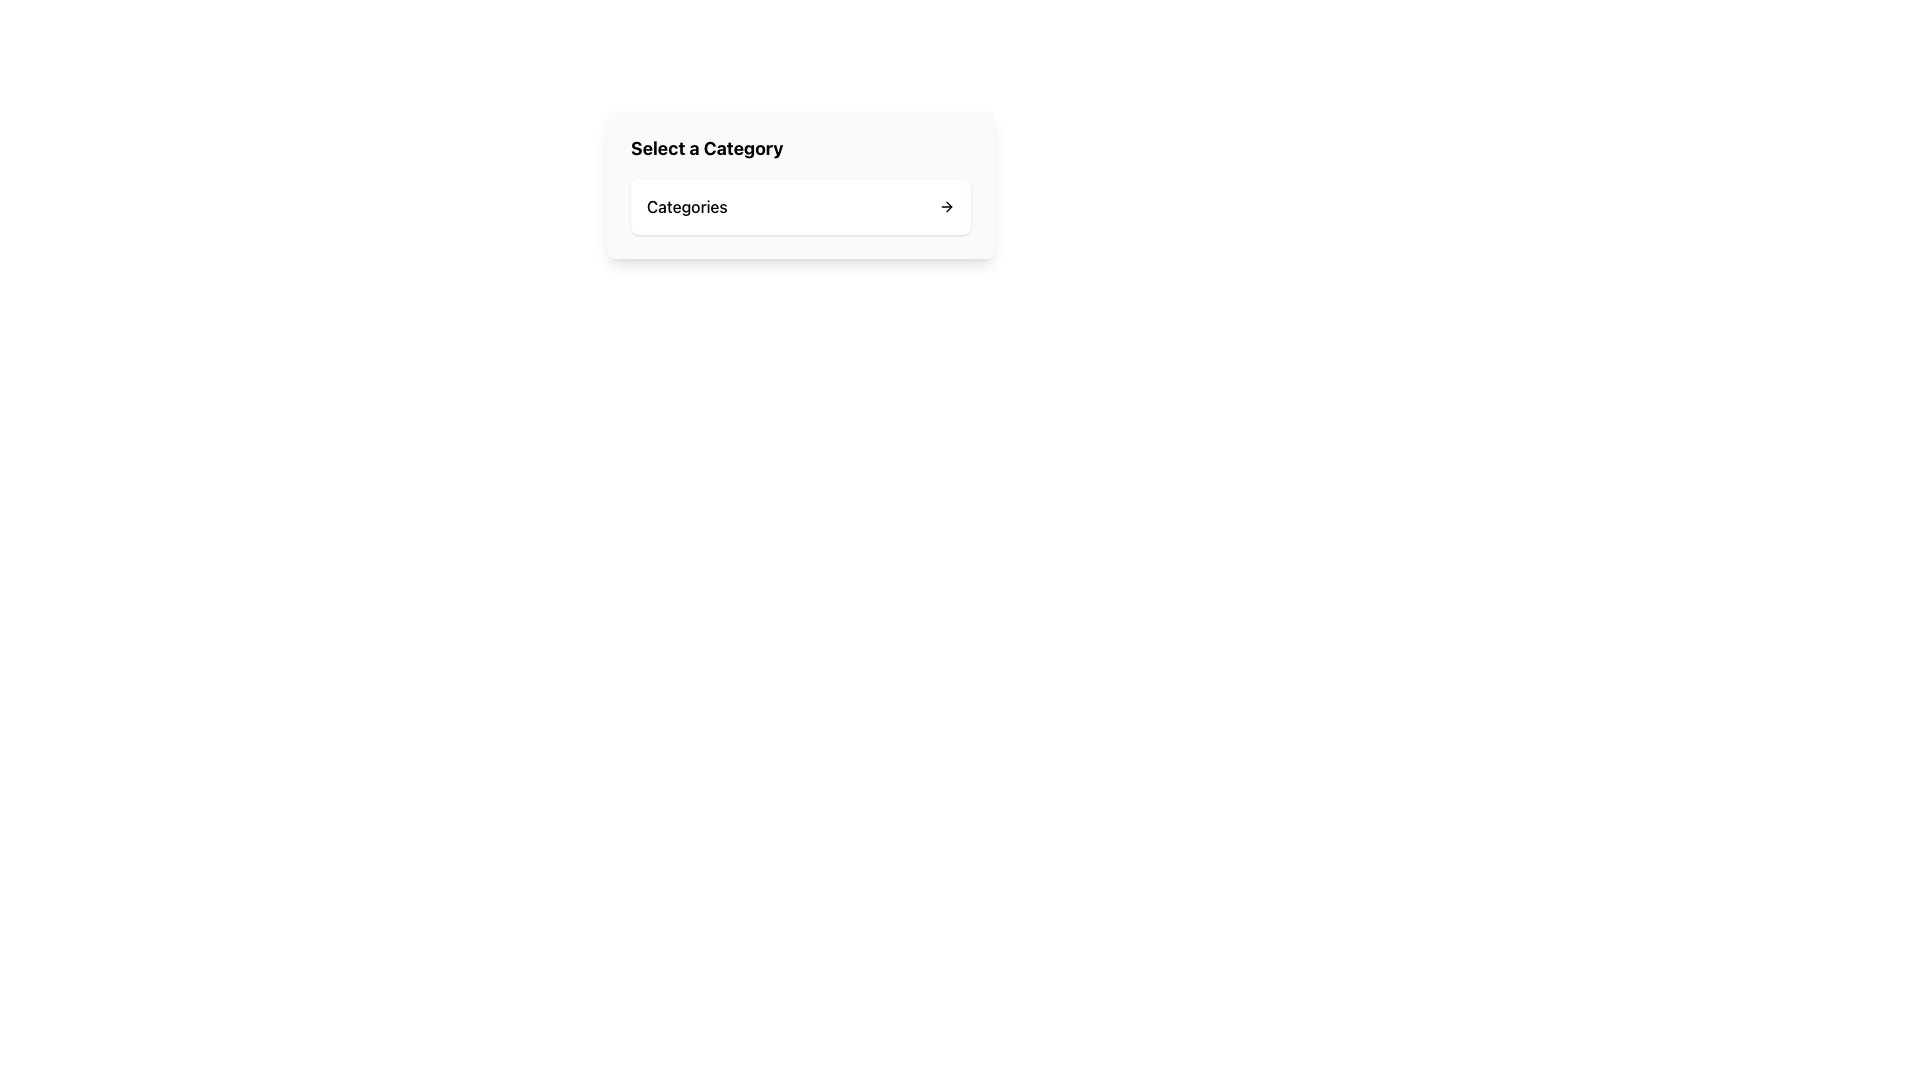 This screenshot has width=1920, height=1080. Describe the element at coordinates (948, 207) in the screenshot. I see `the right-pointing arrow graphic element located to the right of the 'Categories' text in the dropdown component` at that location.